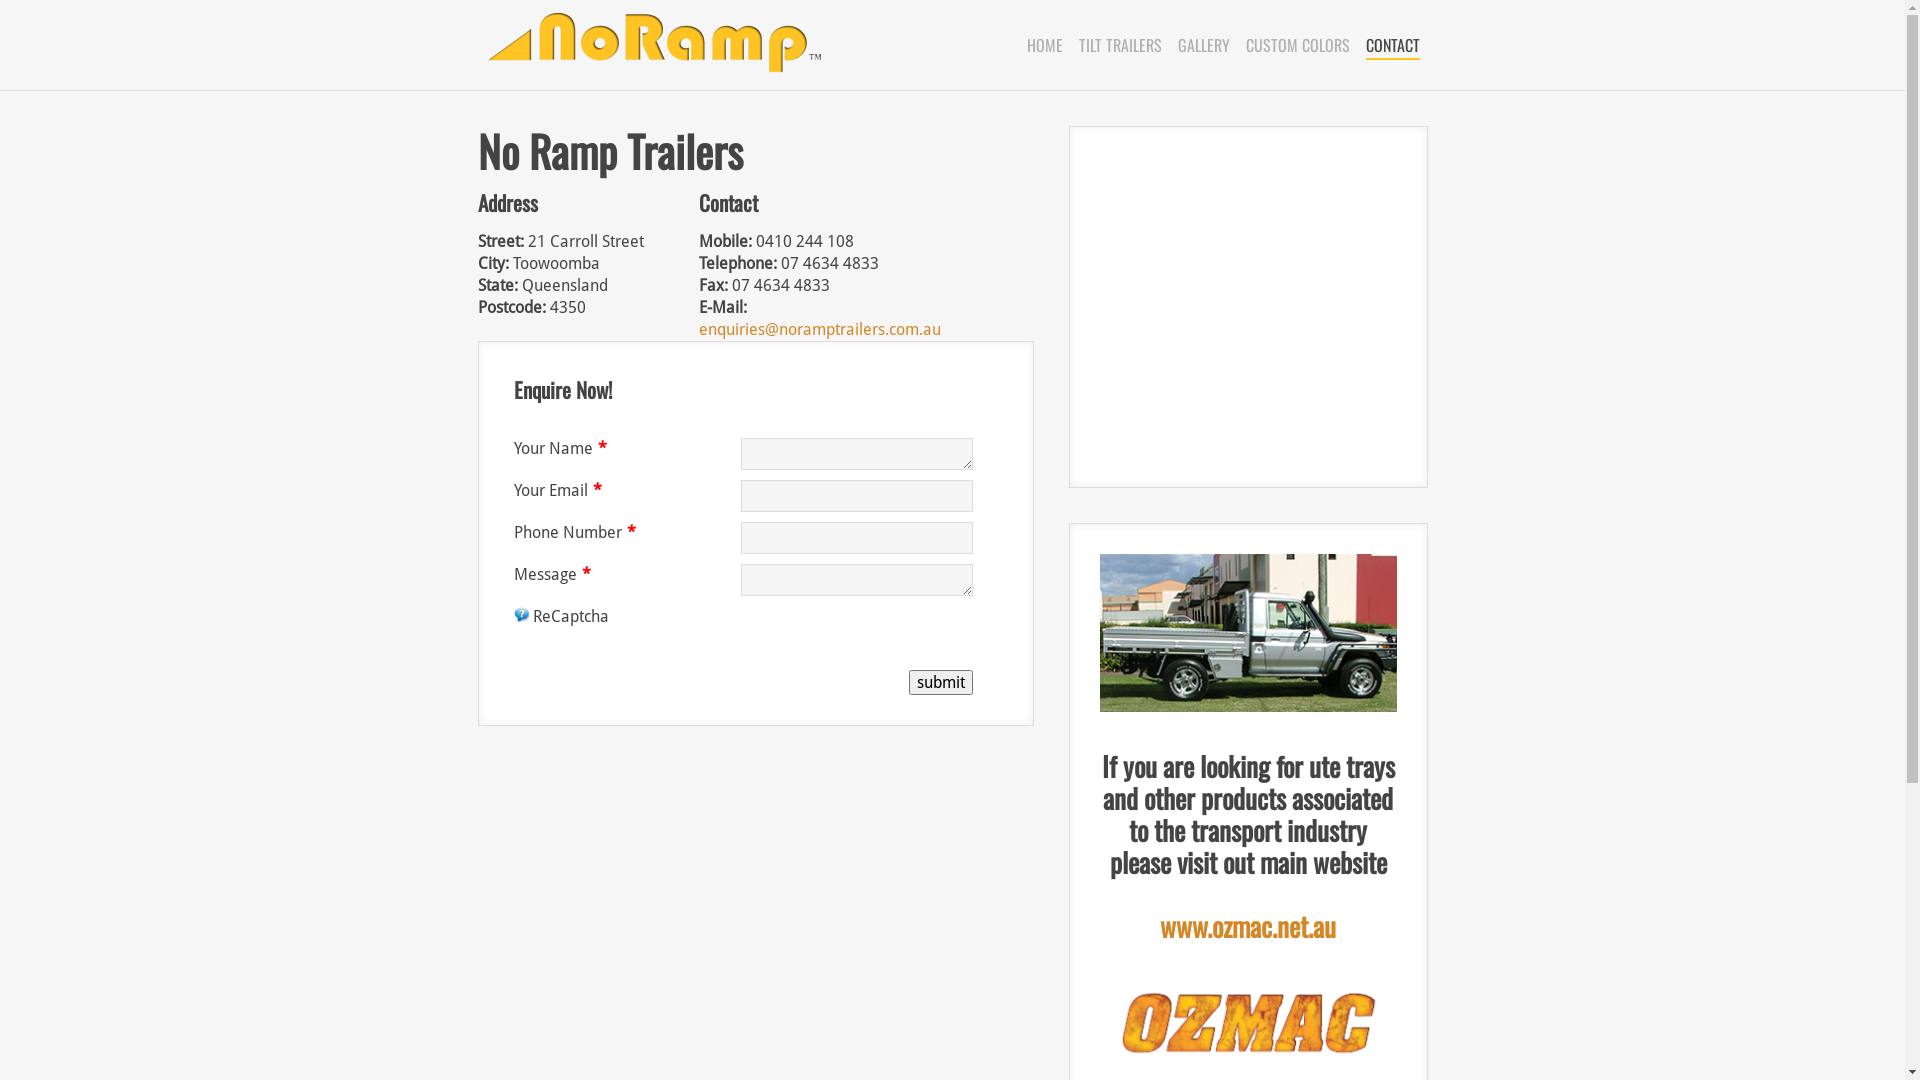  Describe the element at coordinates (1245, 45) in the screenshot. I see `'CUSTOM COLORS'` at that location.